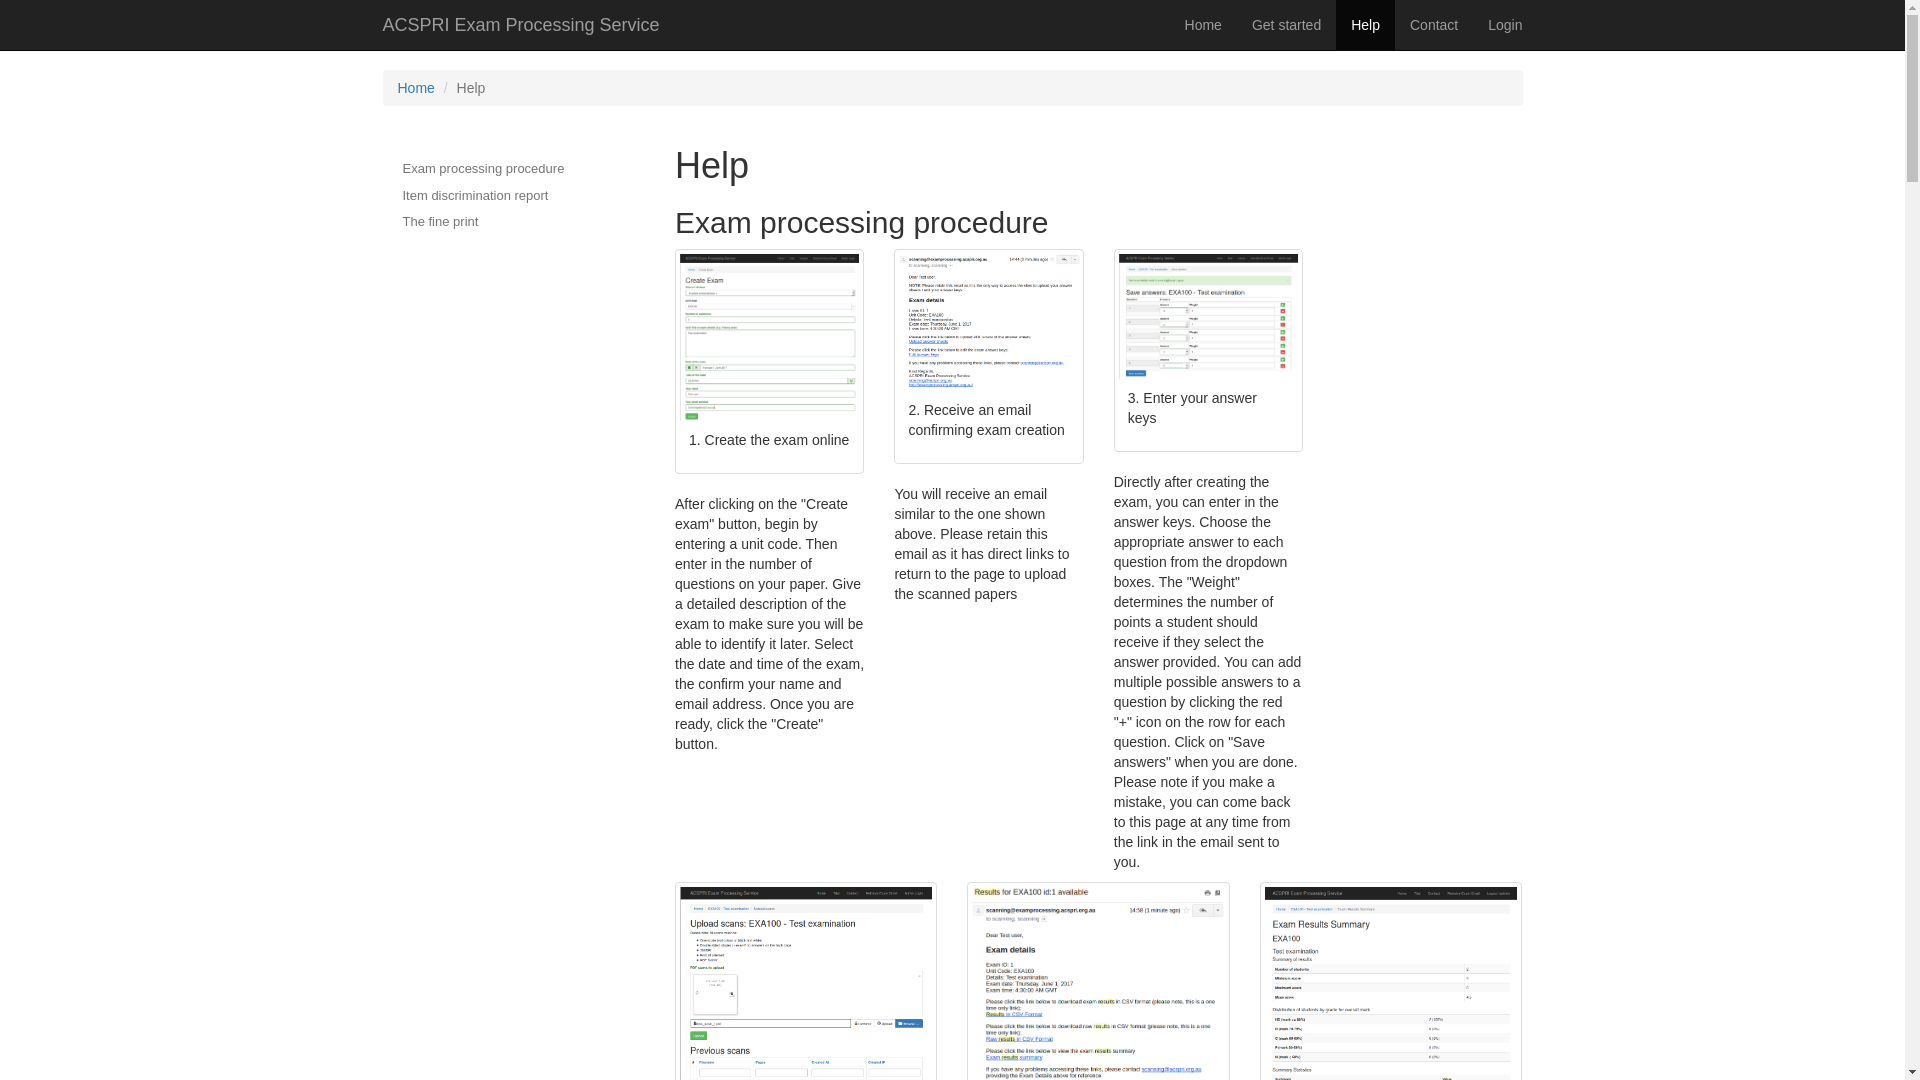  Describe the element at coordinates (1364, 24) in the screenshot. I see `'Help'` at that location.